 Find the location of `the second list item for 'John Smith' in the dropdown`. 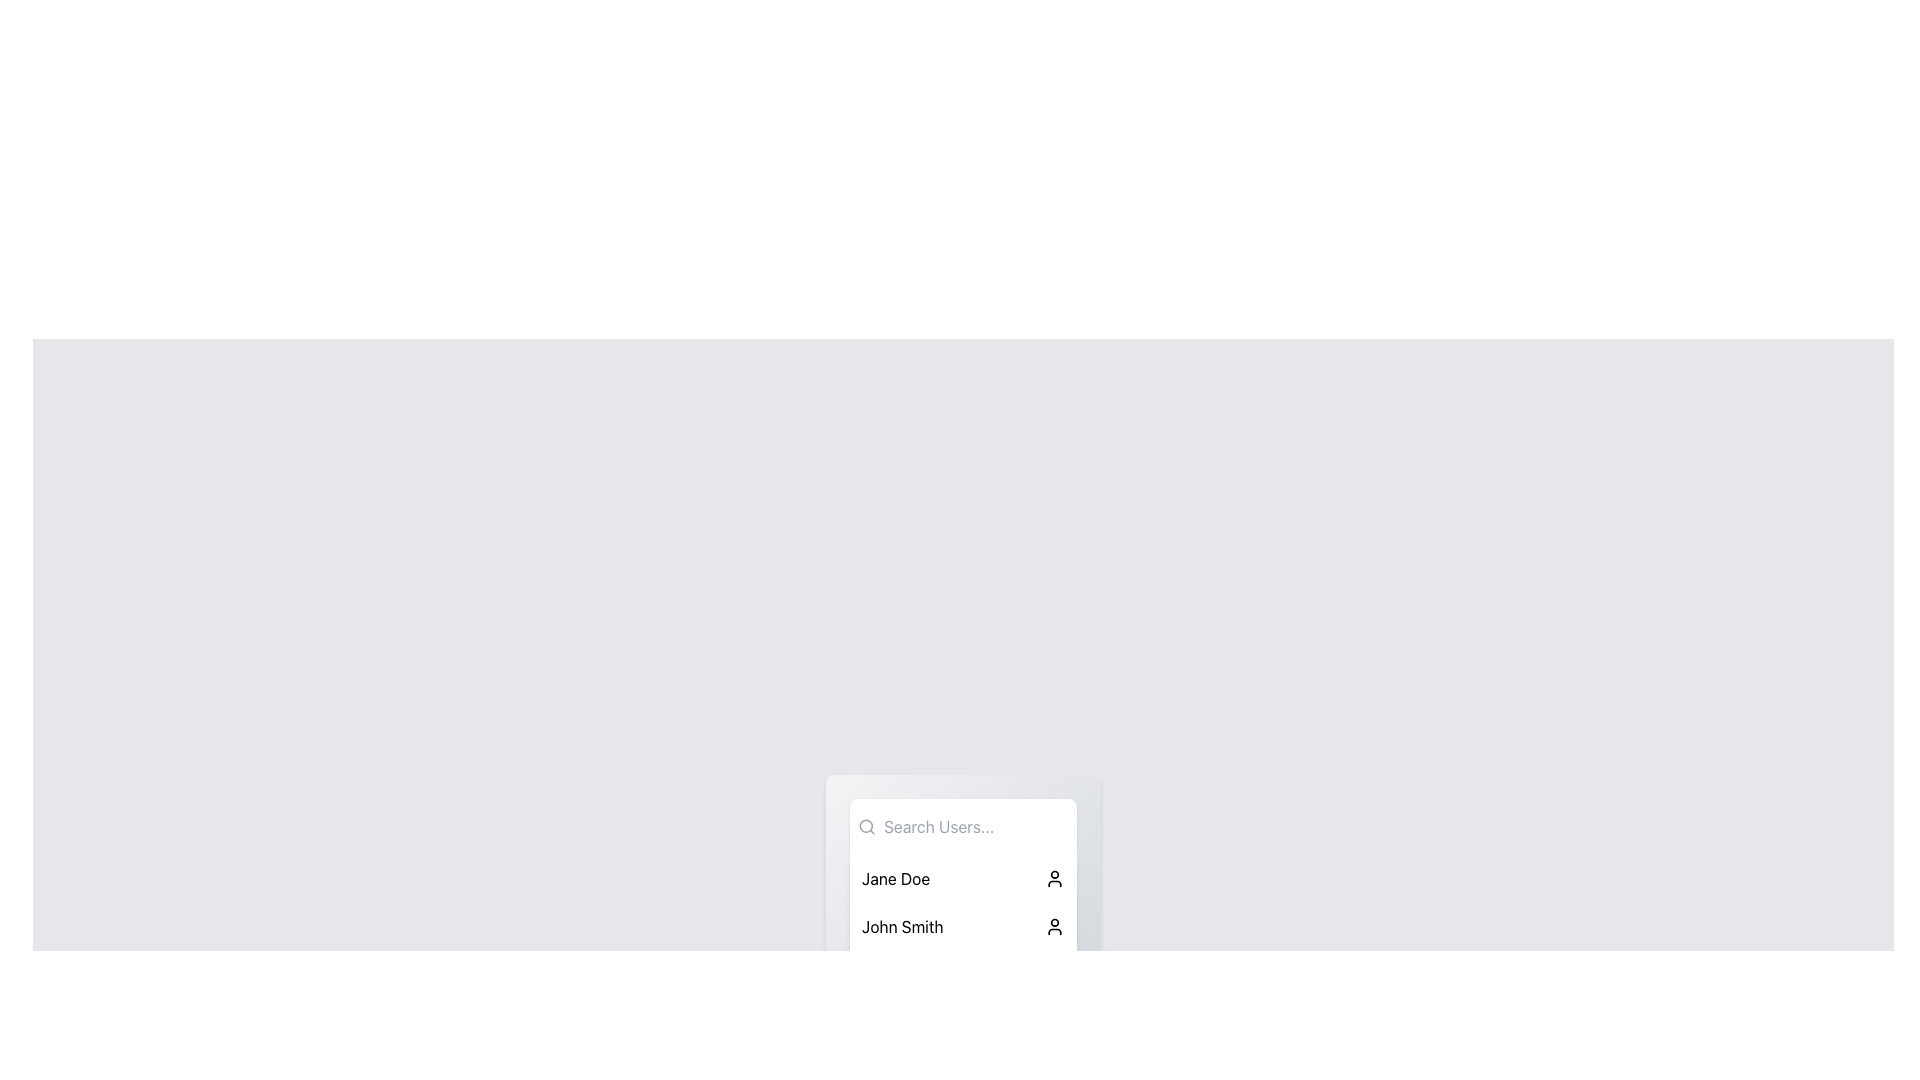

the second list item for 'John Smith' in the dropdown is located at coordinates (963, 926).